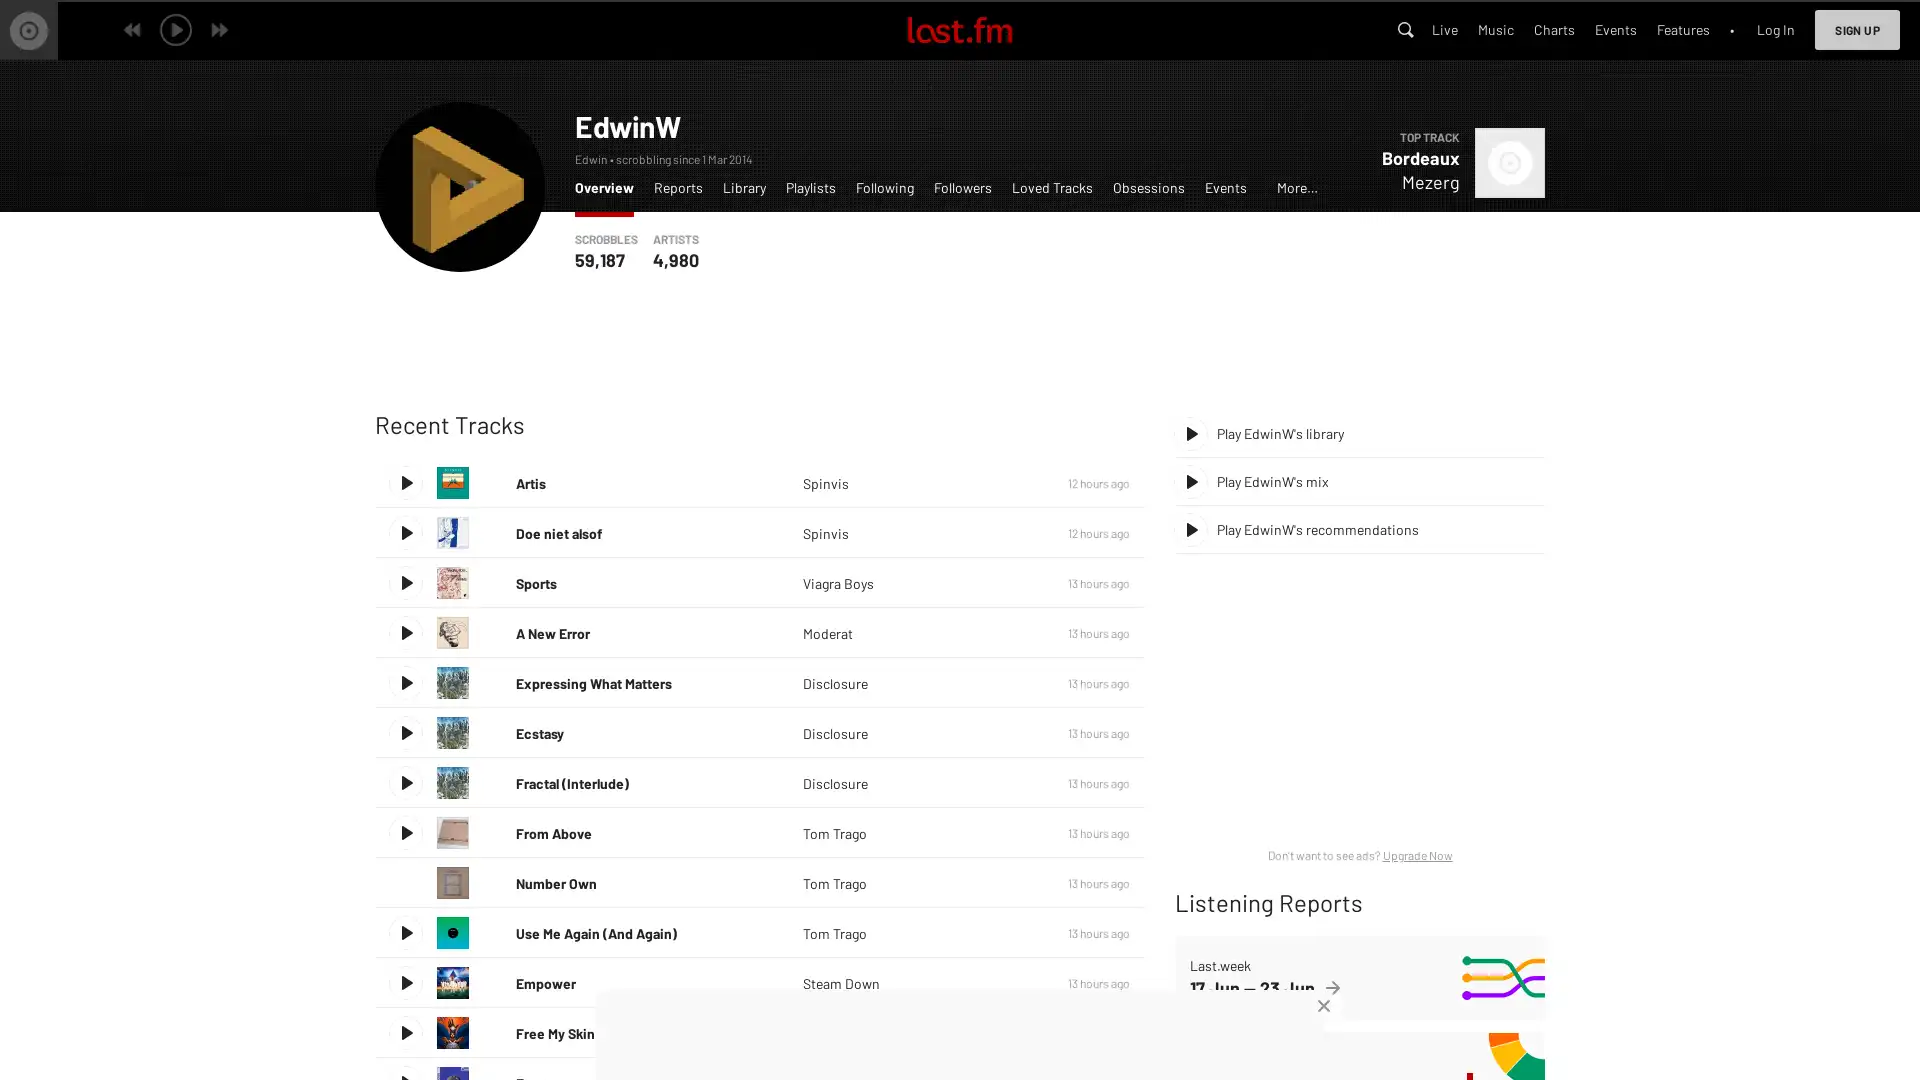  I want to click on More..., so click(1297, 193).